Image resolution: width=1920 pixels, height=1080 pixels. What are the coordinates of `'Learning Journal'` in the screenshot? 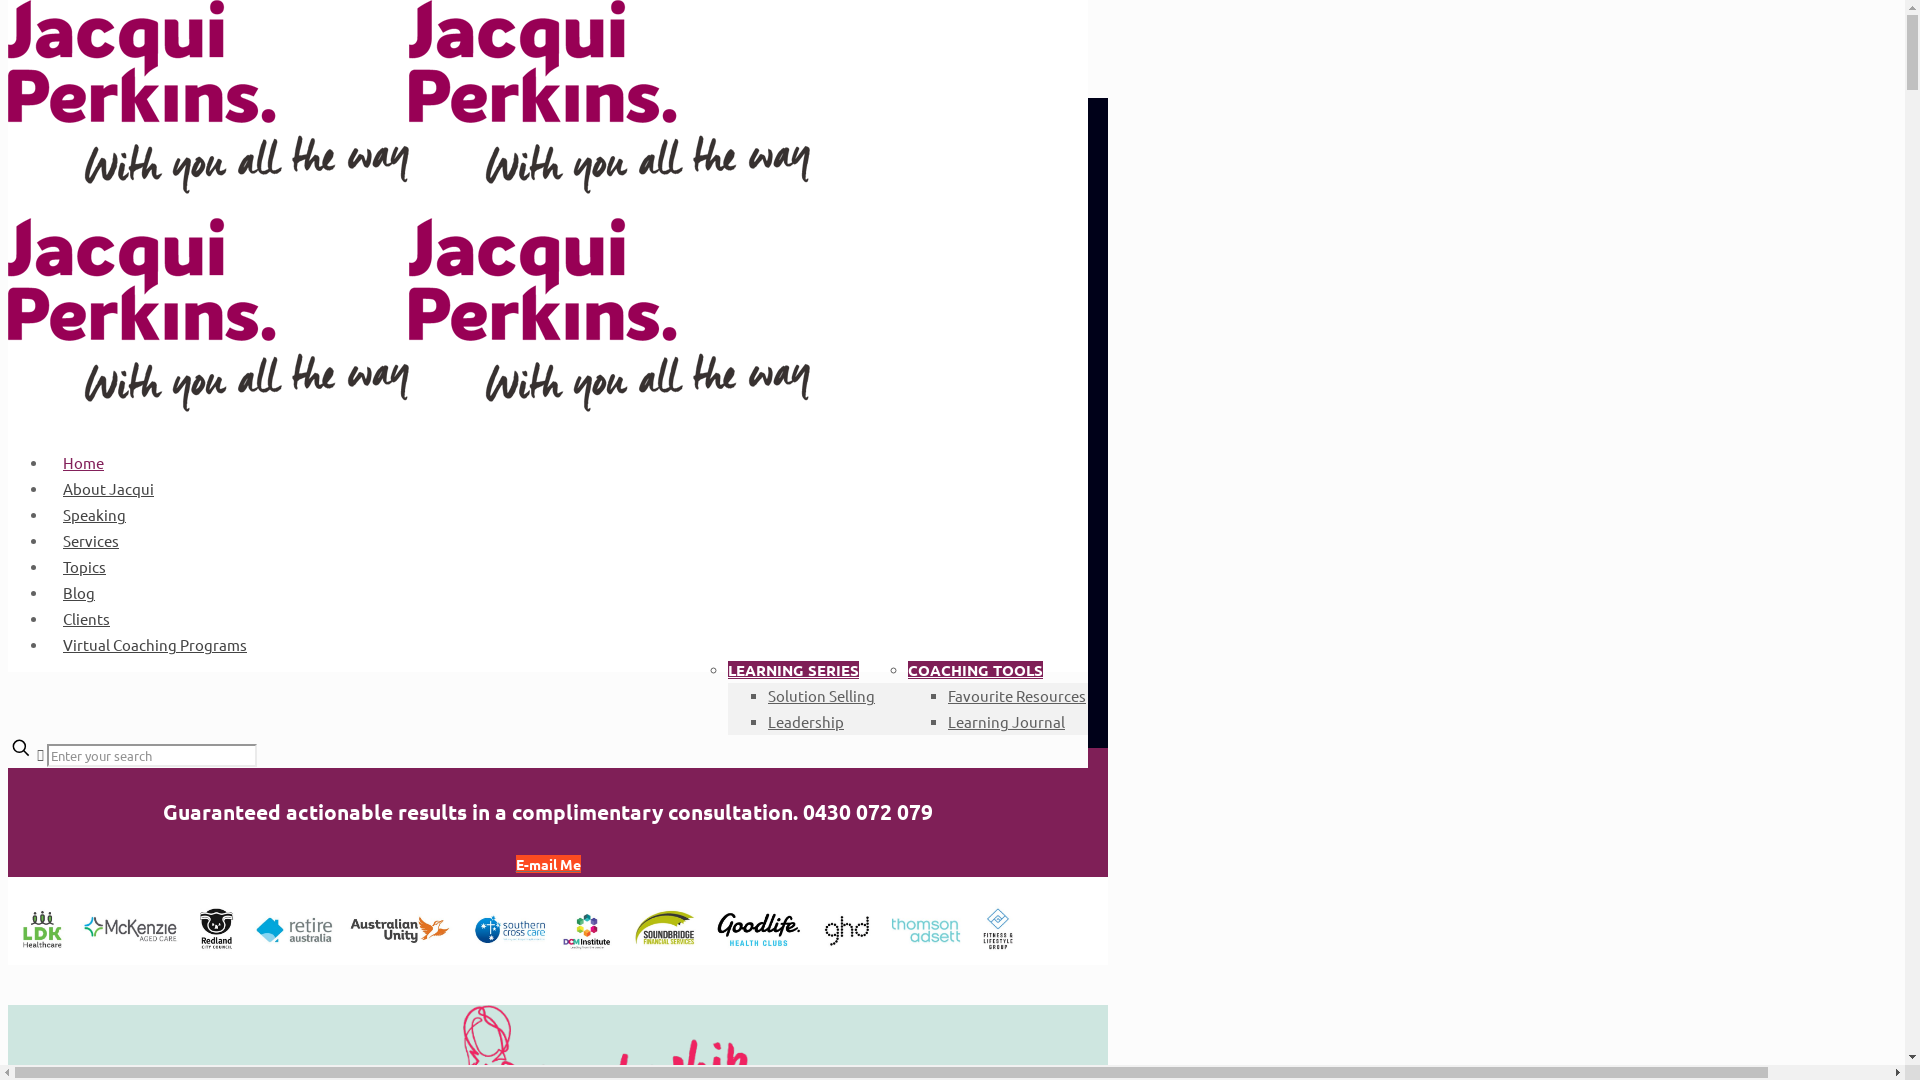 It's located at (1006, 721).